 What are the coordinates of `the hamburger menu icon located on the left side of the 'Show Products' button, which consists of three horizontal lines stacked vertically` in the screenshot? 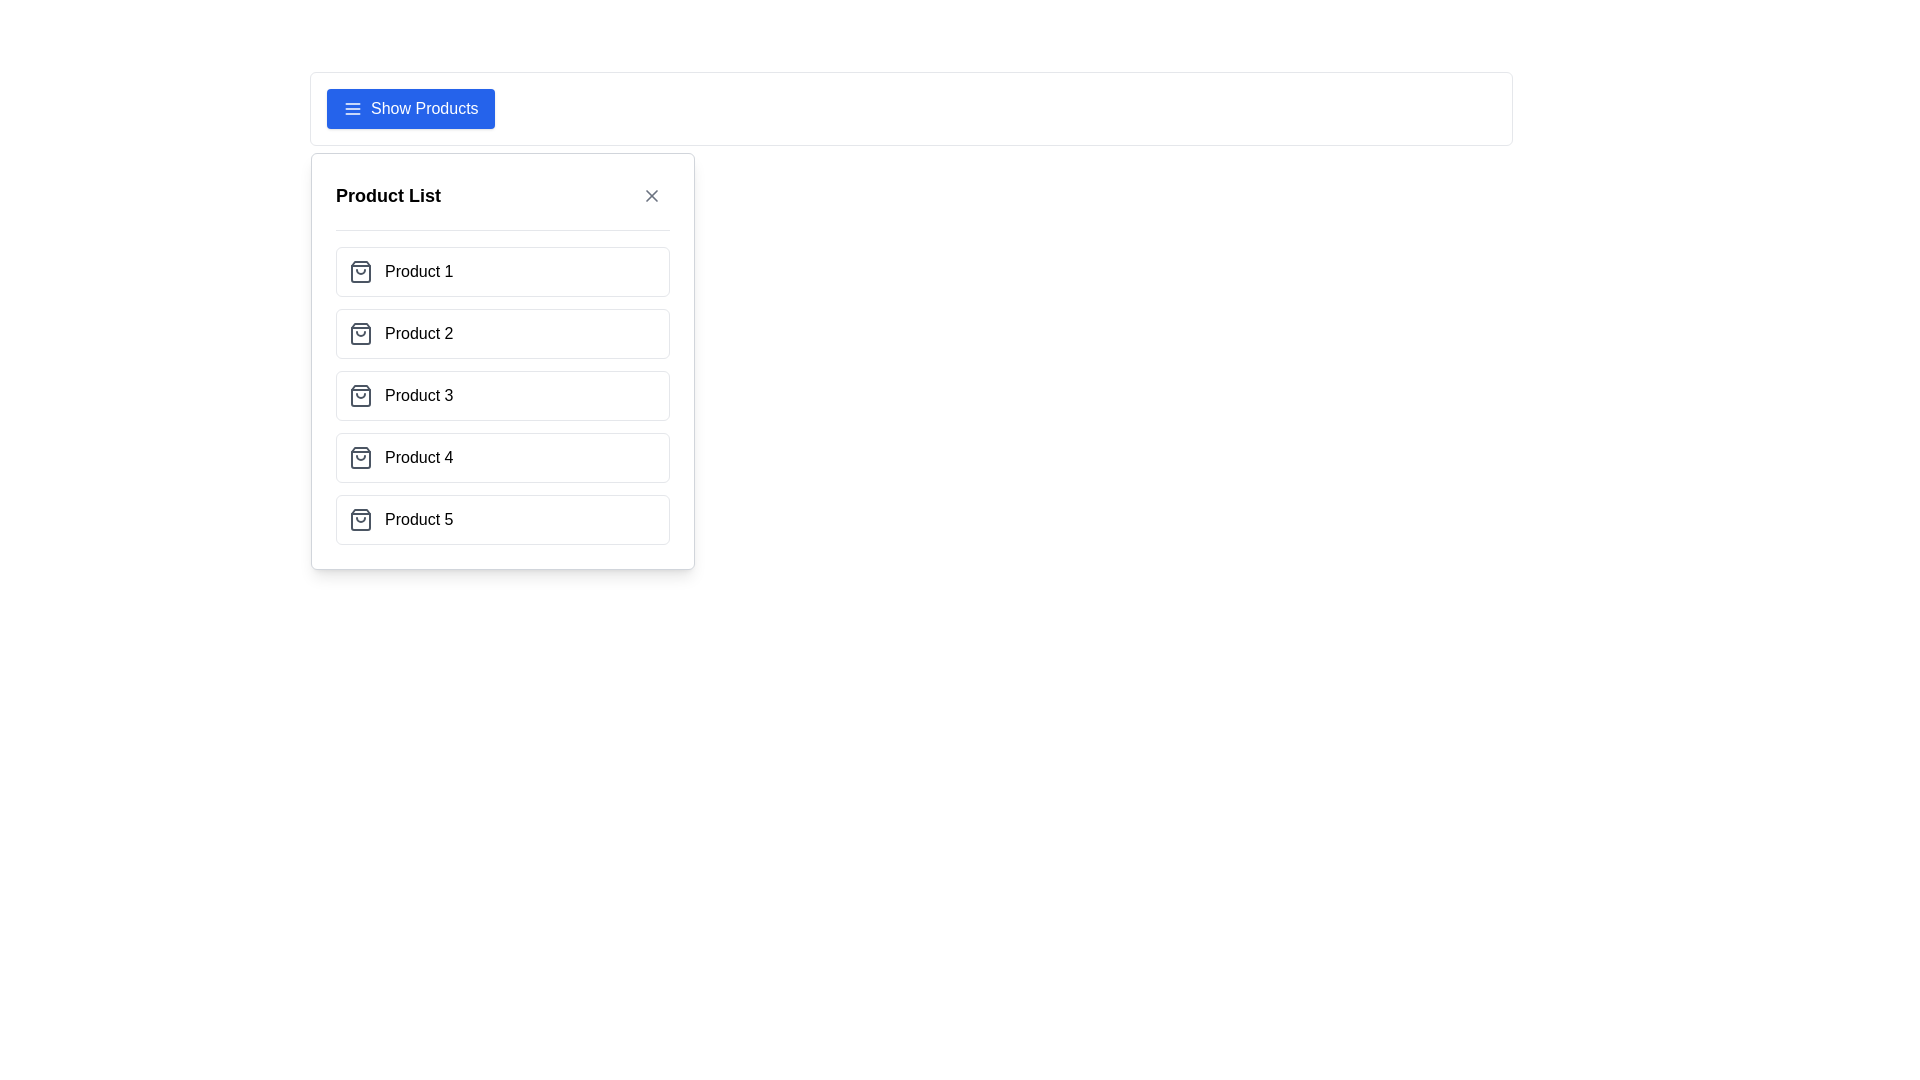 It's located at (353, 108).